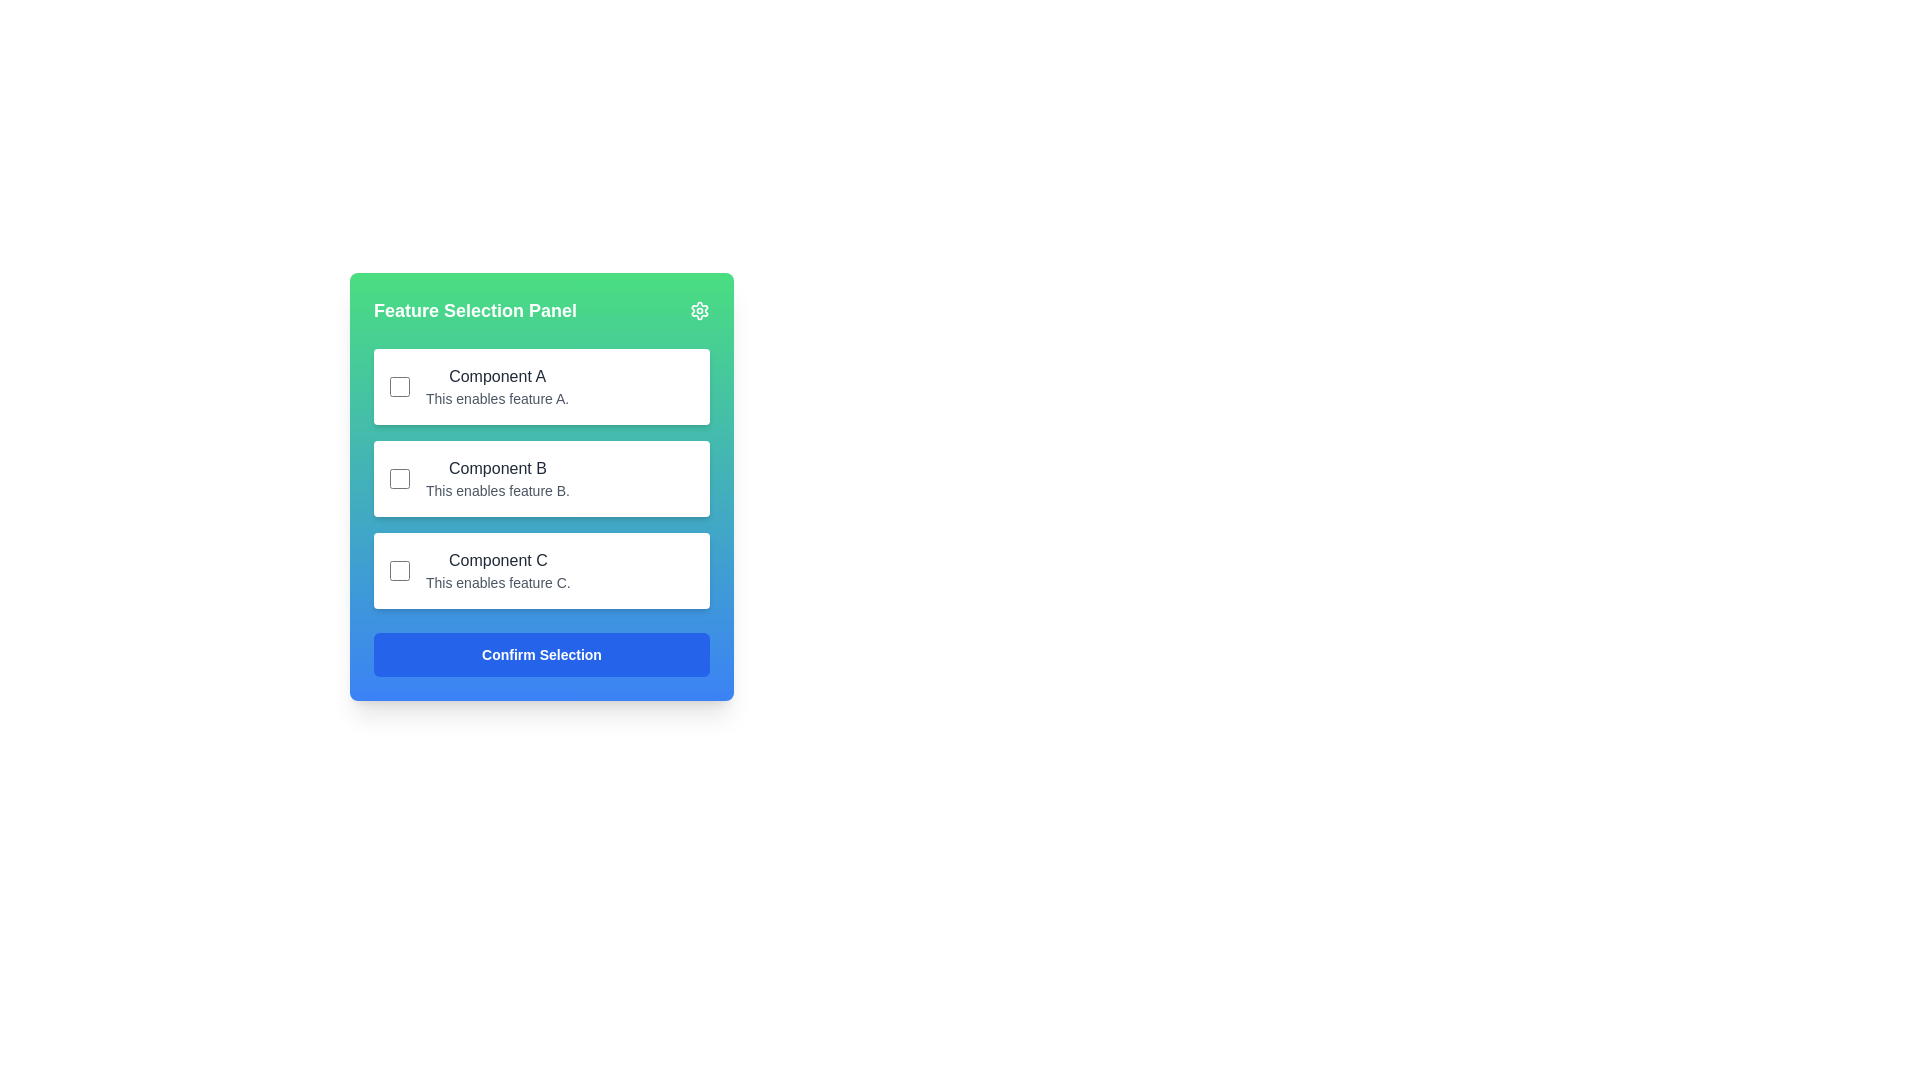 This screenshot has height=1080, width=1920. Describe the element at coordinates (498, 478) in the screenshot. I see `the Text Display for 'Component B', which is located in the 'Feature Selection Panel' immediately below 'Component A'` at that location.